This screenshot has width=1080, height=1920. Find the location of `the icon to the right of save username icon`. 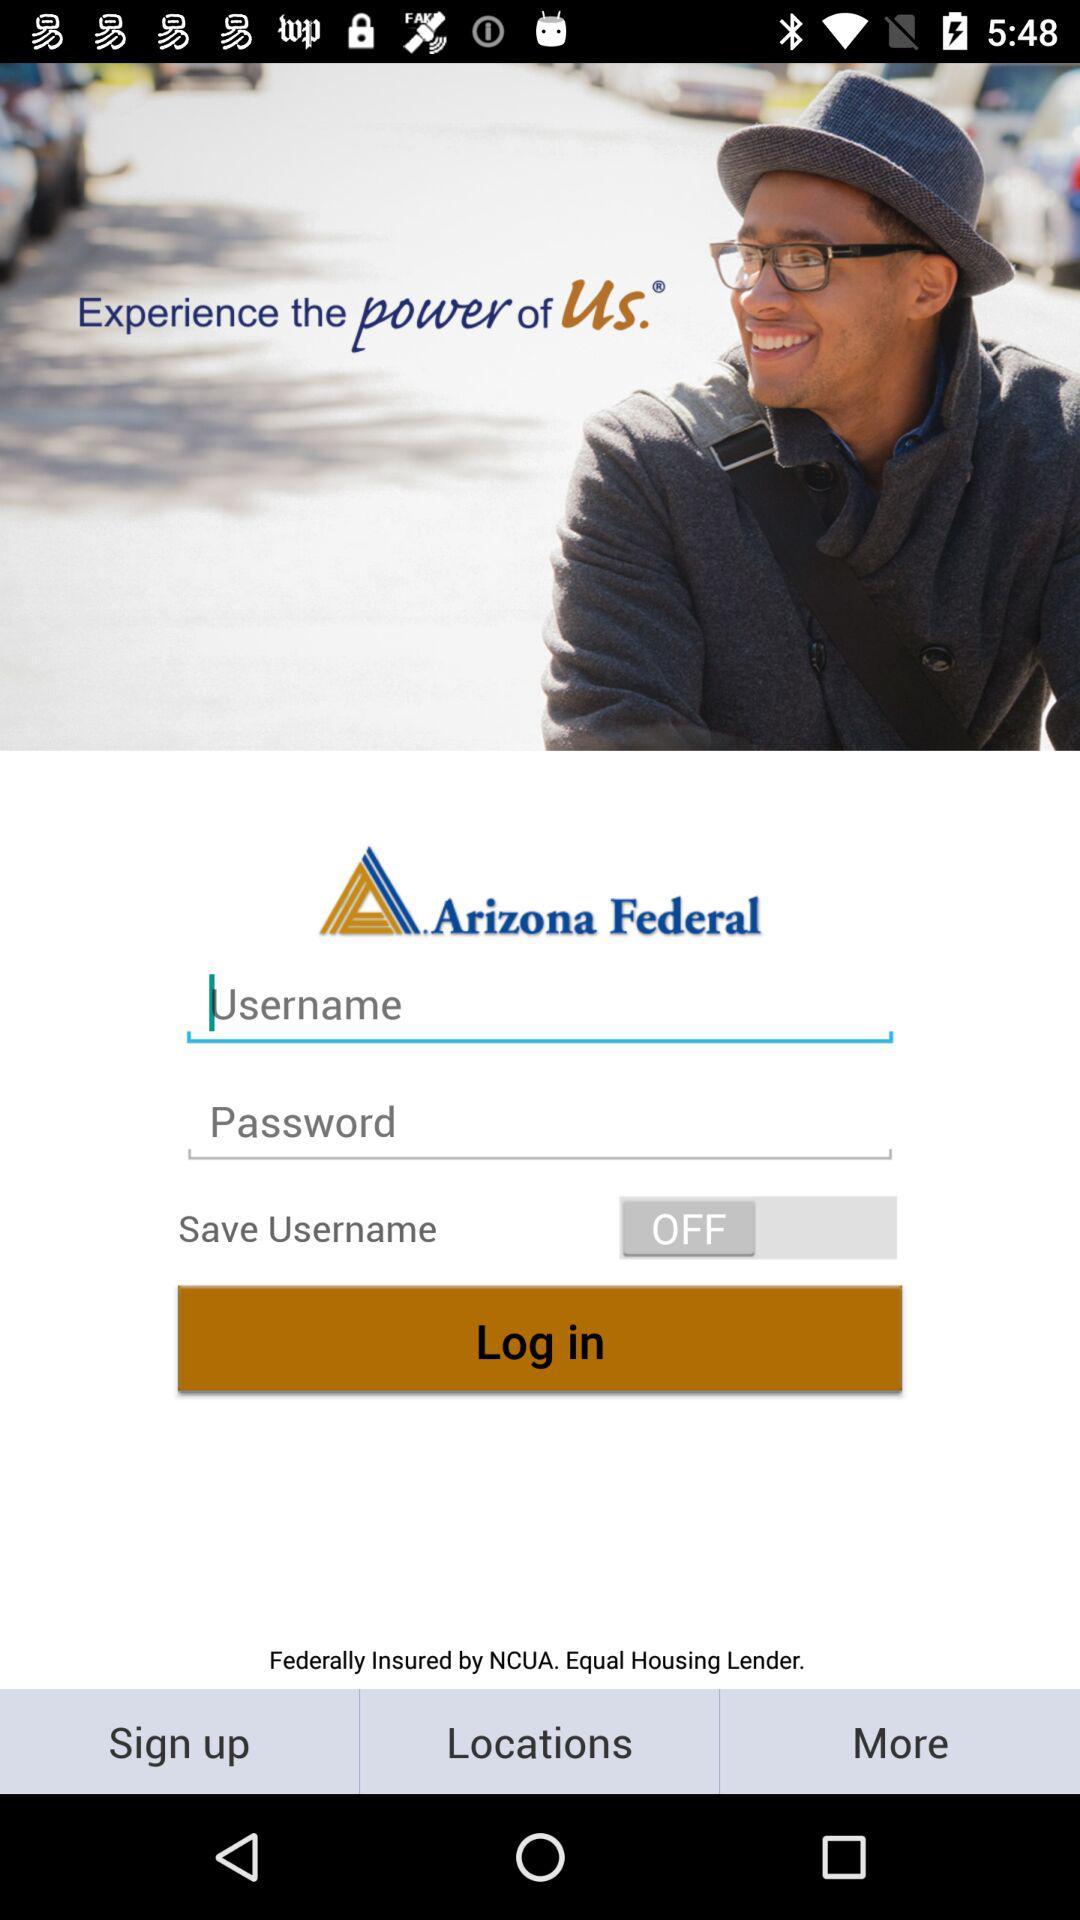

the icon to the right of save username icon is located at coordinates (758, 1226).